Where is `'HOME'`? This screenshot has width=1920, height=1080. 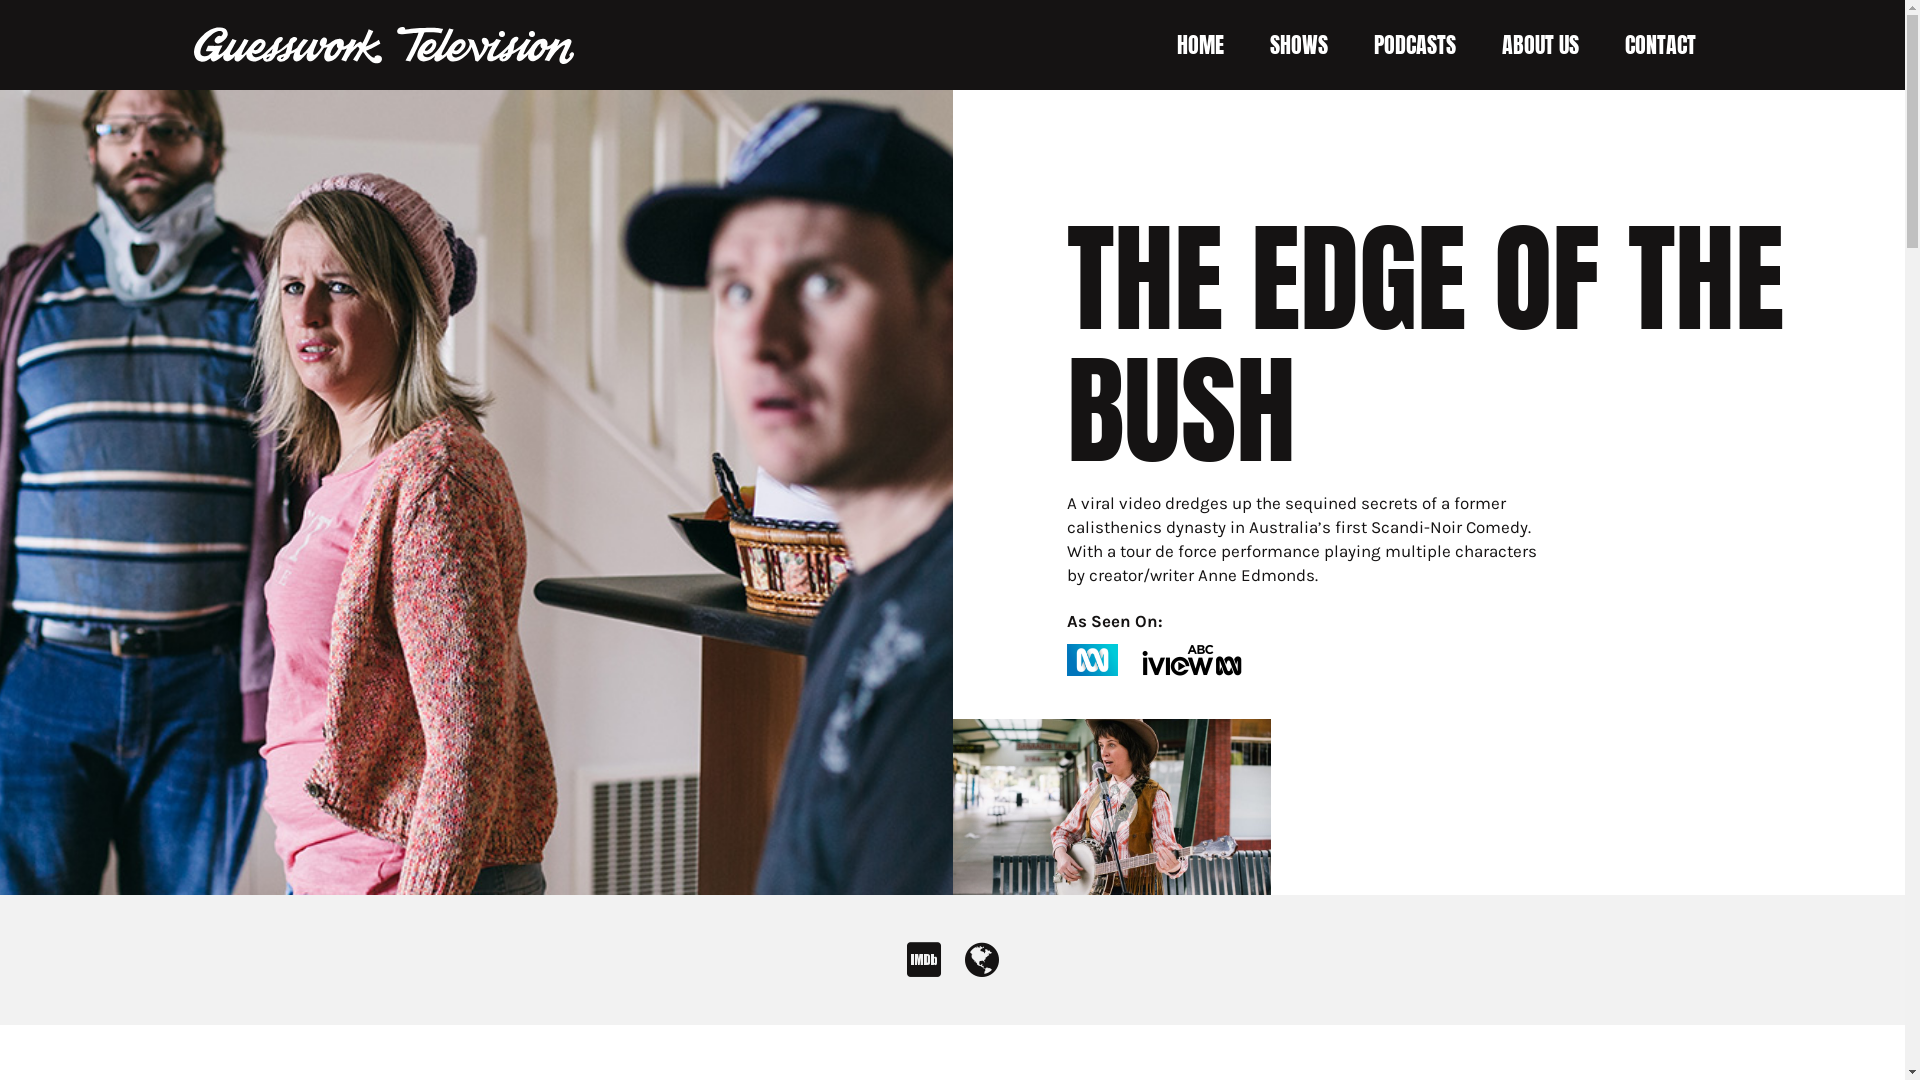
'HOME' is located at coordinates (1199, 45).